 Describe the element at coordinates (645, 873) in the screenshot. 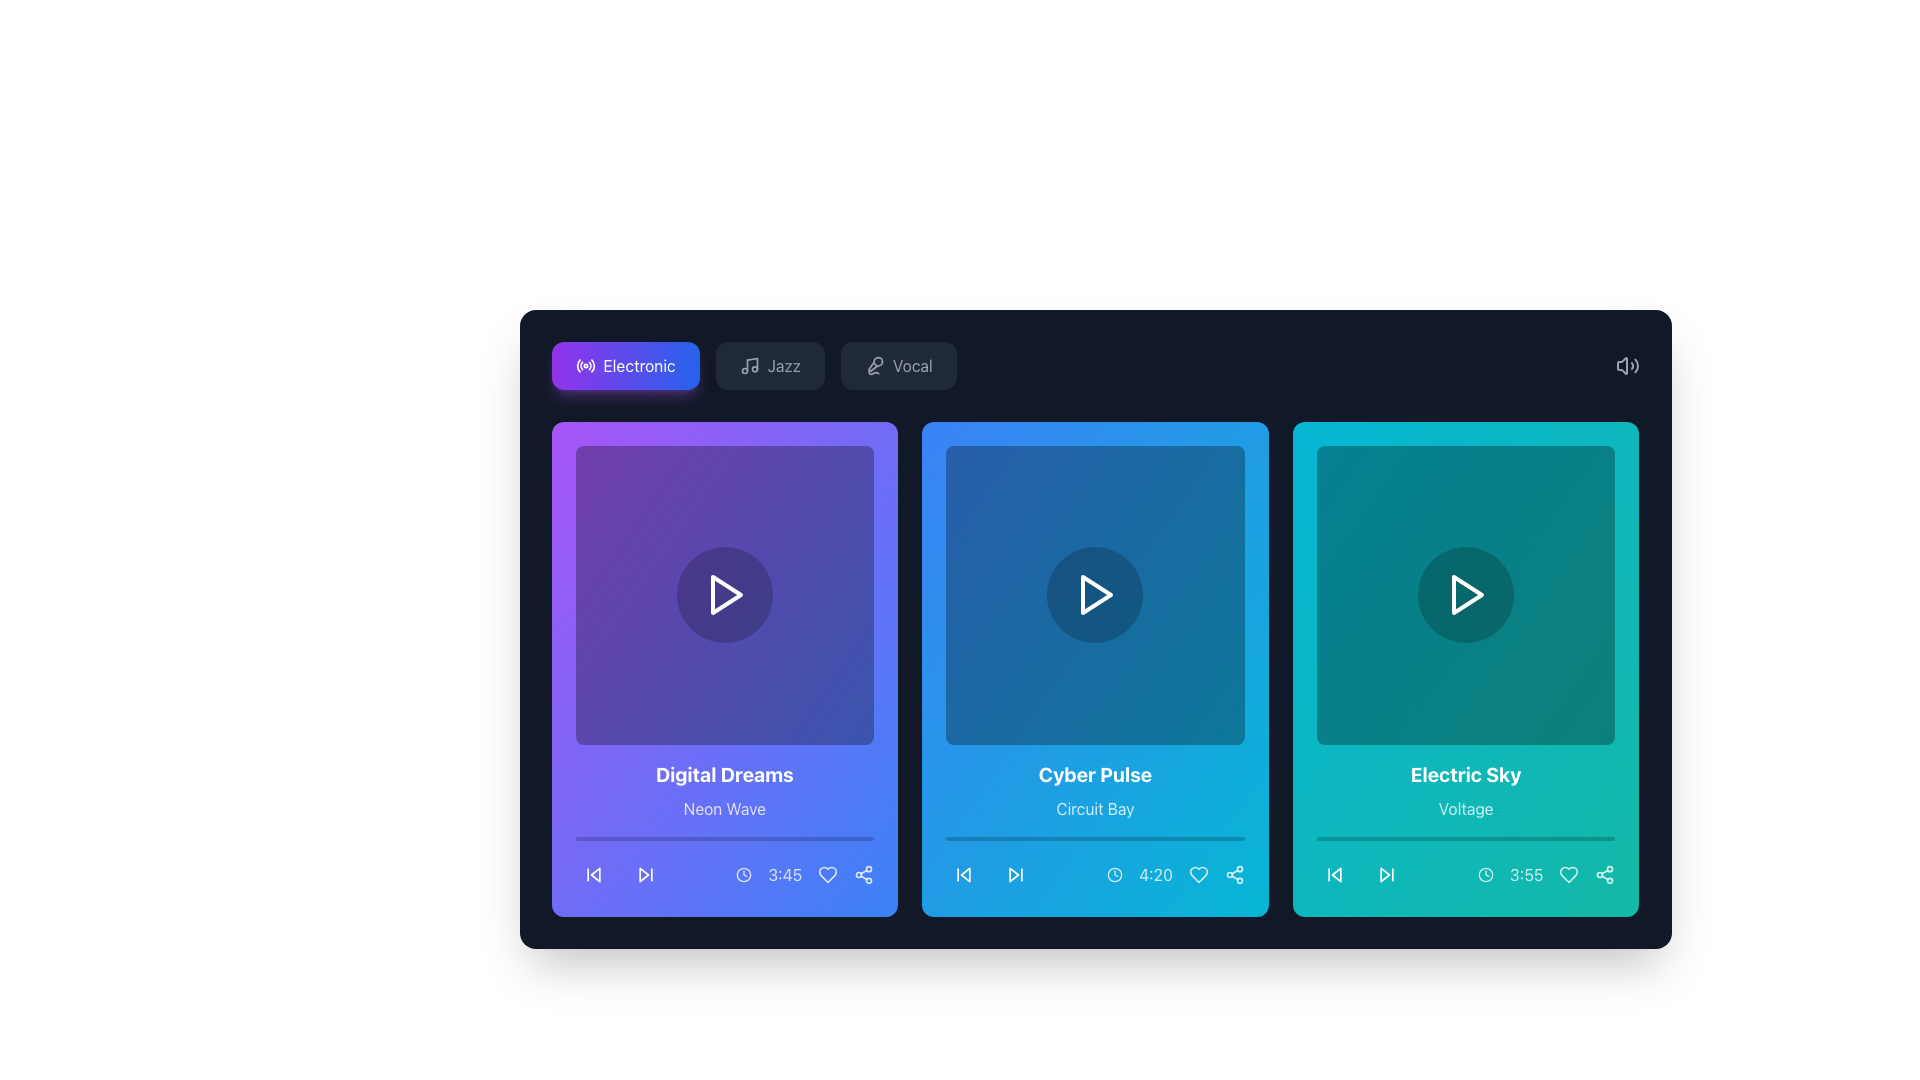

I see `the forward-skip control button, which is a white triangular arrow pointing to the right followed by two vertical lines, located in the lower control section of the 'Digital Dreams' card` at that location.